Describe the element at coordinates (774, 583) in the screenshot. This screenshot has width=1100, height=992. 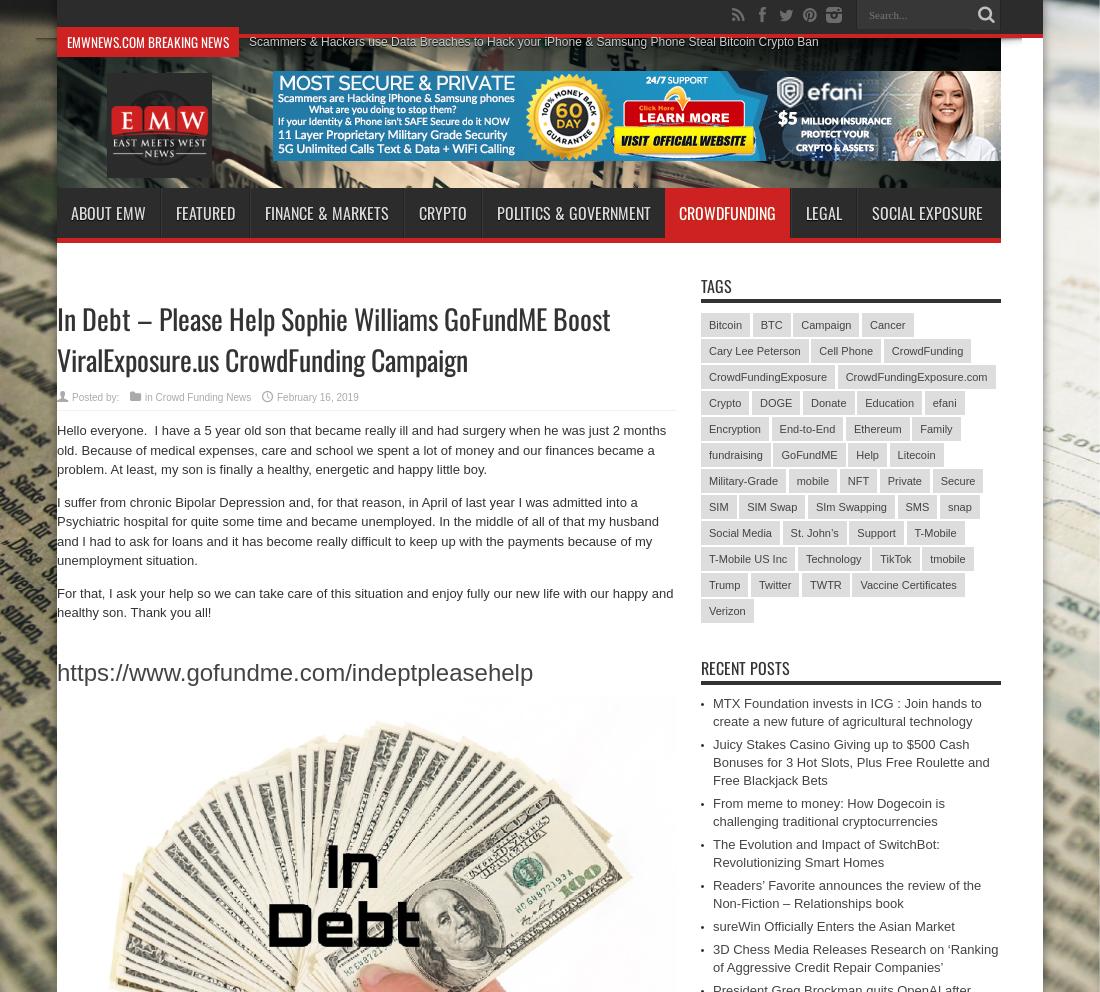
I see `'Twitter'` at that location.